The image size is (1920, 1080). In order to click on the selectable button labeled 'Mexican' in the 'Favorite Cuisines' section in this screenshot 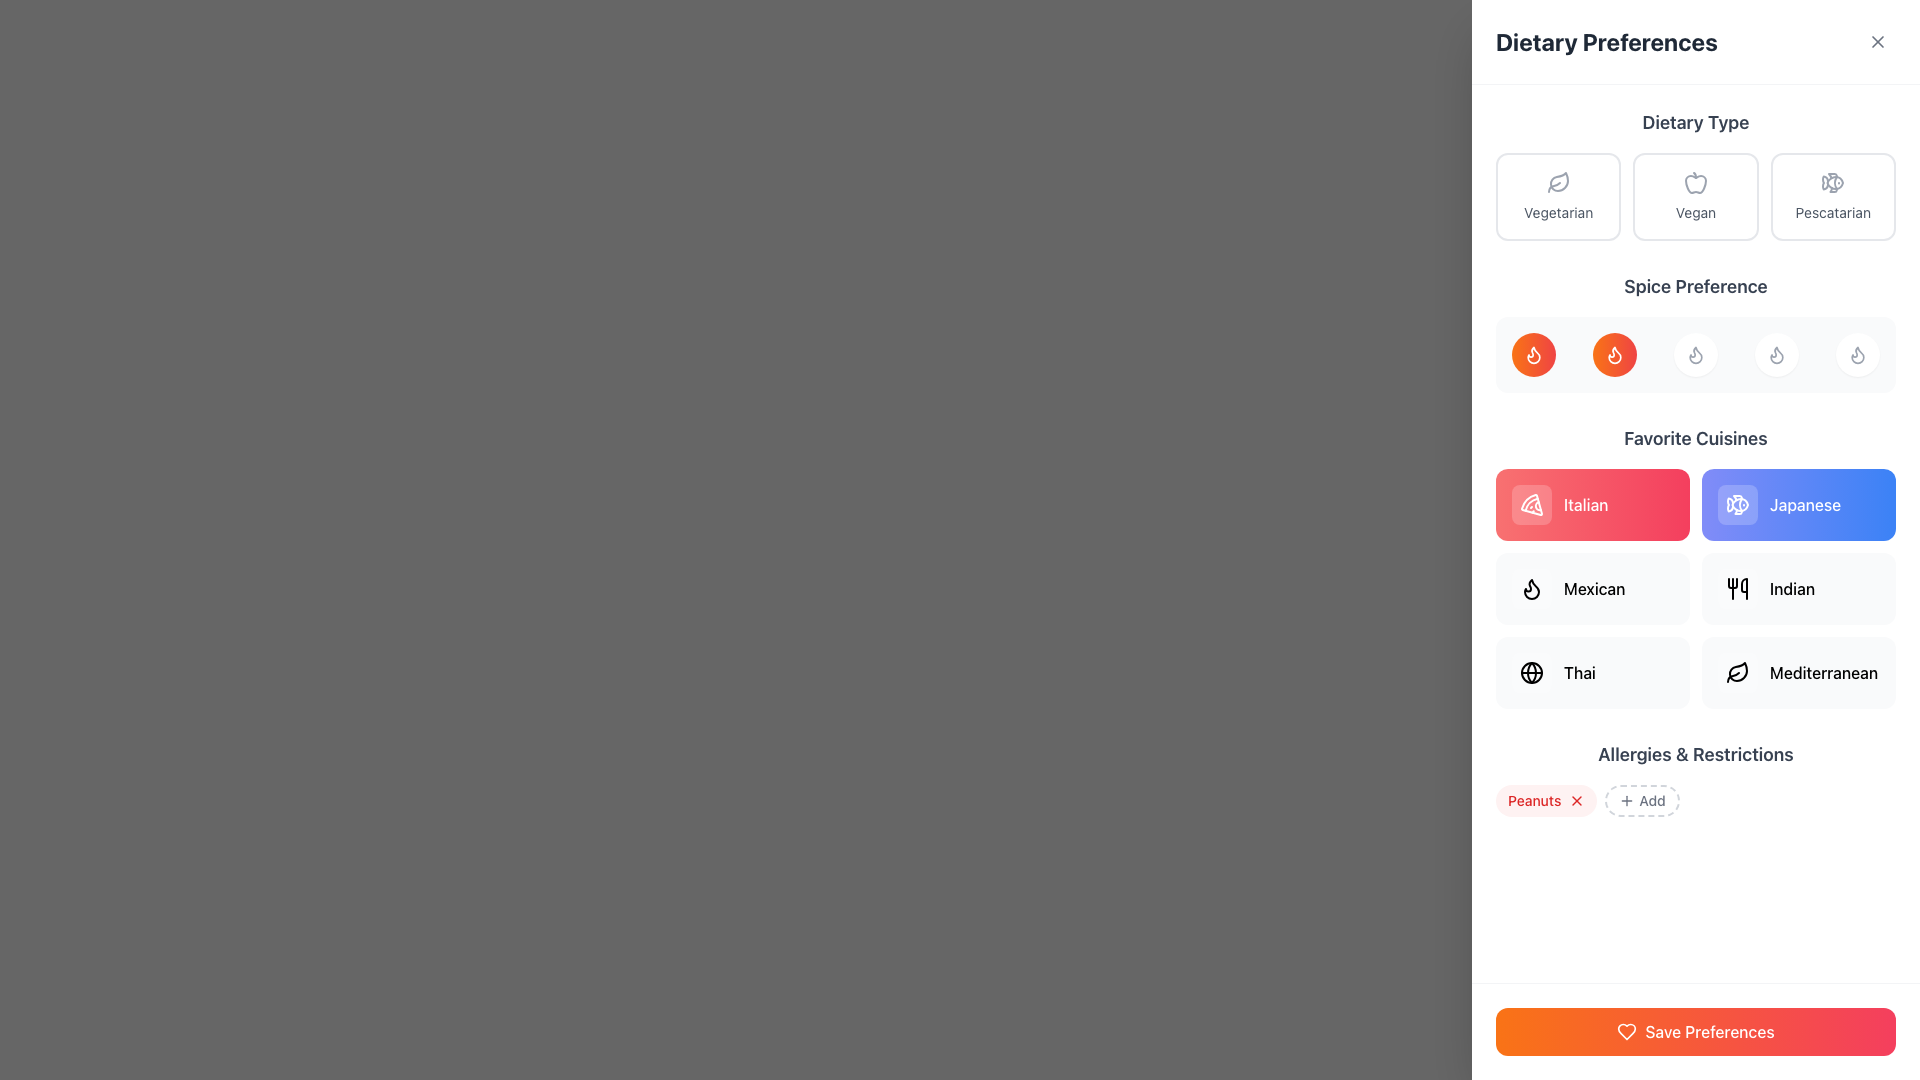, I will do `click(1592, 588)`.